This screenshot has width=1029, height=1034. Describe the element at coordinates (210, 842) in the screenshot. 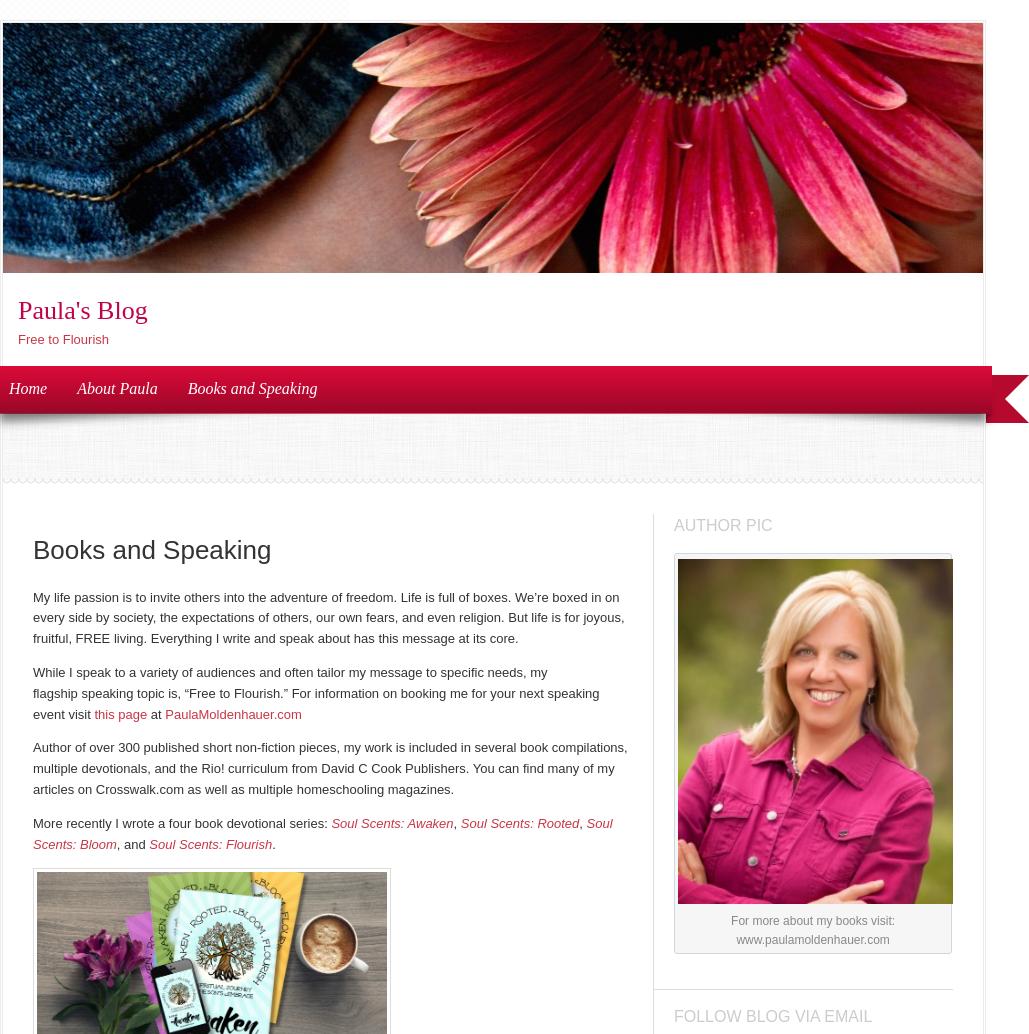

I see `'Soul Scents: Flourish'` at that location.